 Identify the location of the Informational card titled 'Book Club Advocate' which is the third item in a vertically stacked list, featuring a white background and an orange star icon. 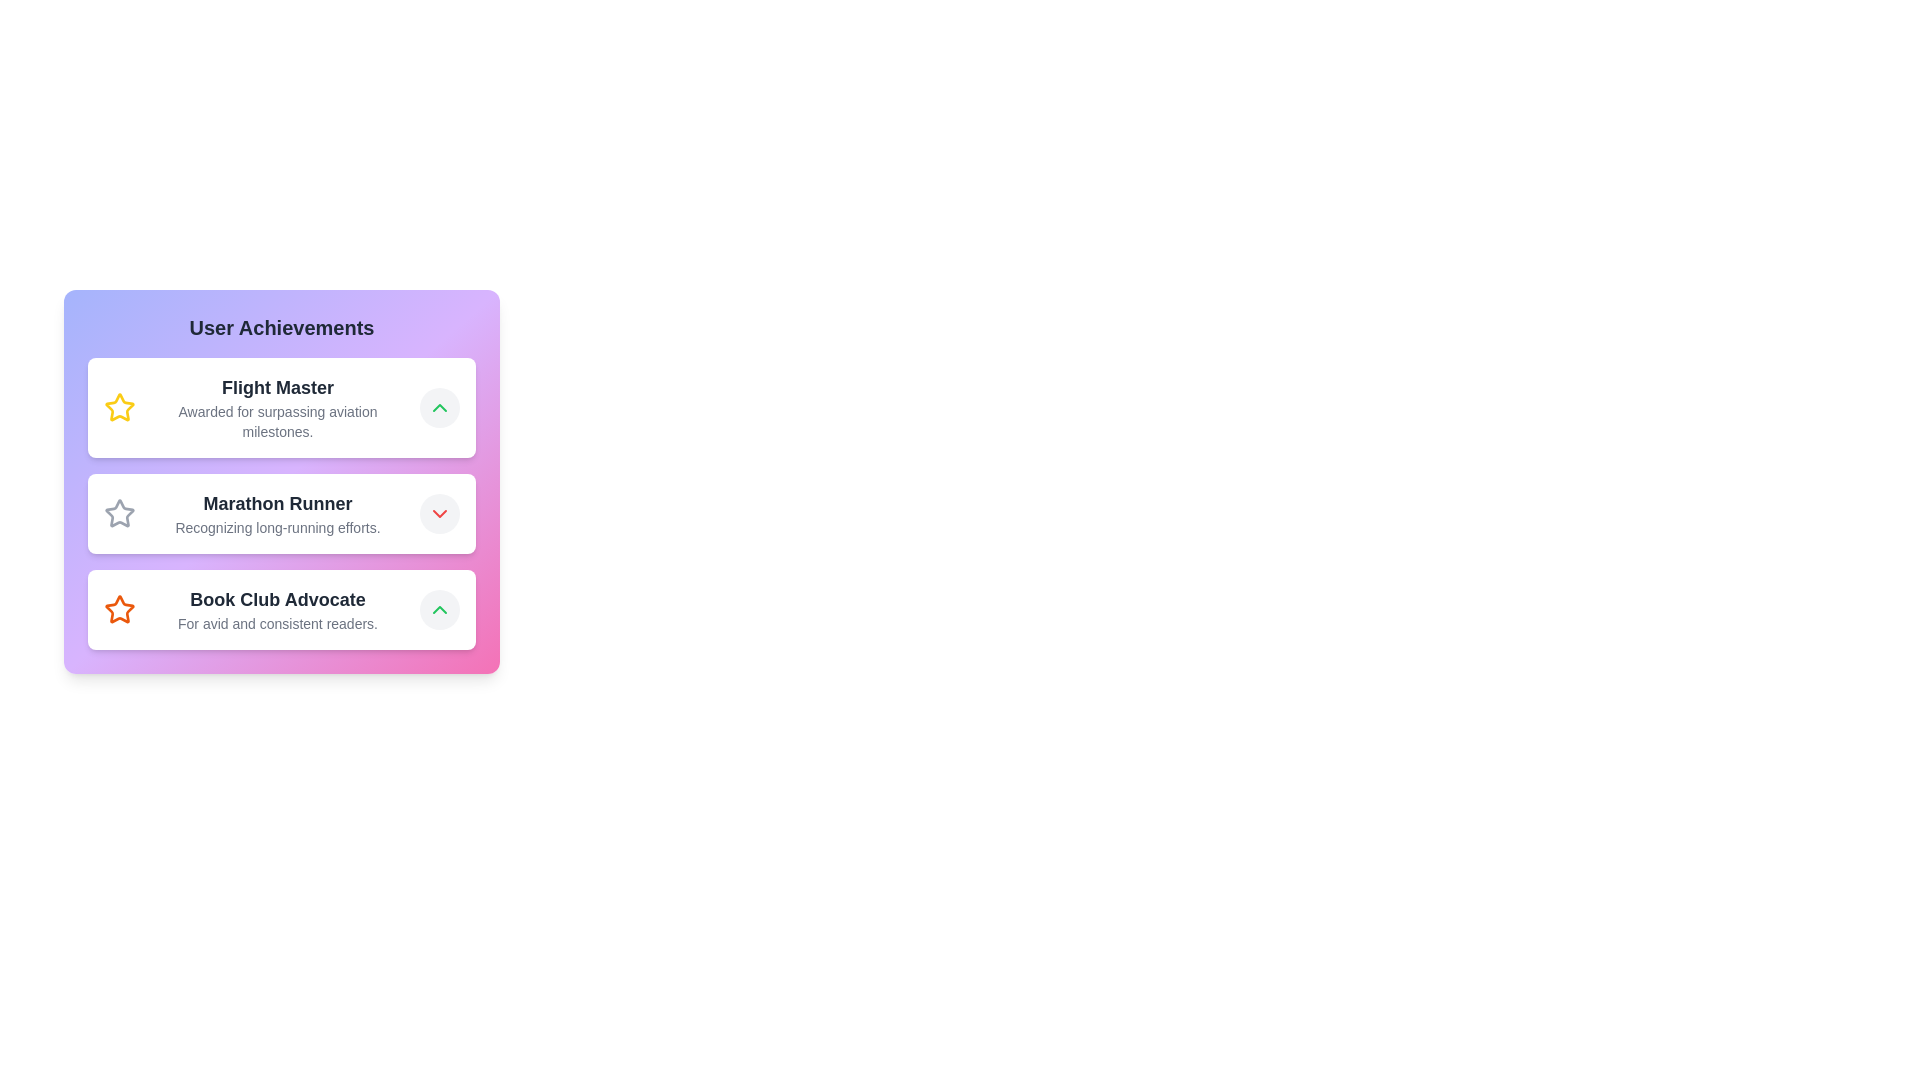
(281, 608).